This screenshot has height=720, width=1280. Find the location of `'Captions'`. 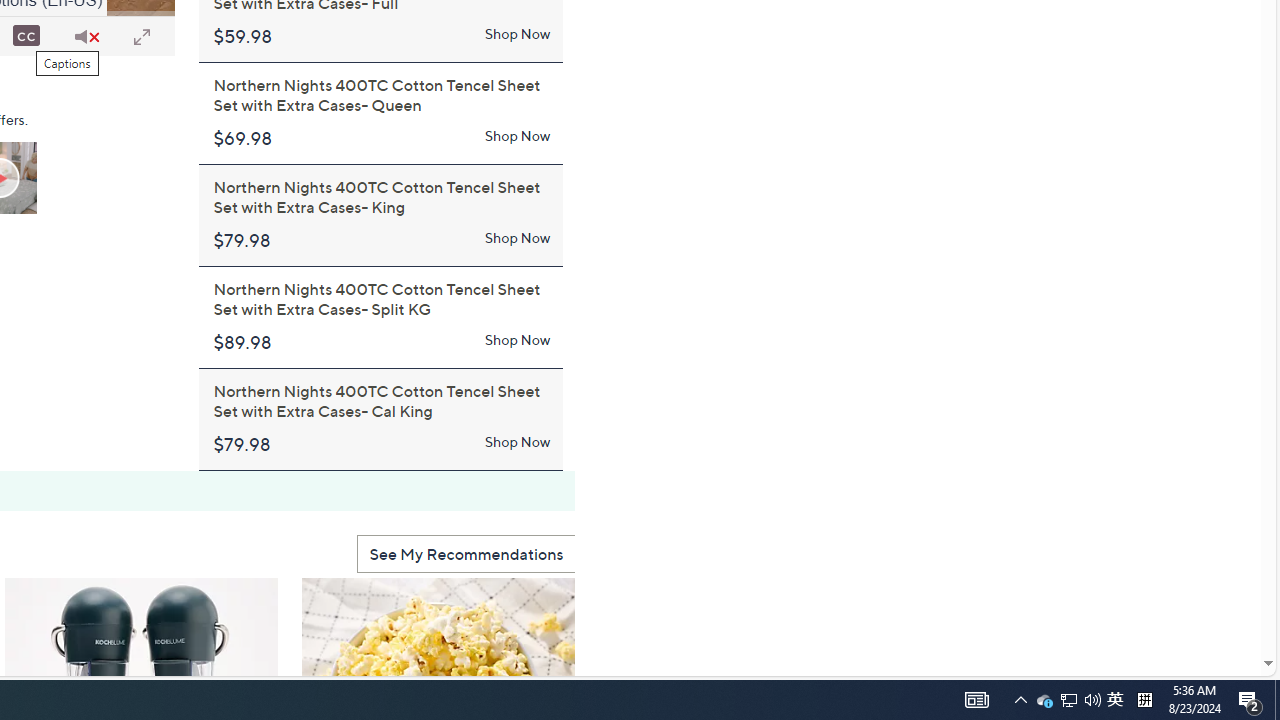

'Captions' is located at coordinates (26, 36).